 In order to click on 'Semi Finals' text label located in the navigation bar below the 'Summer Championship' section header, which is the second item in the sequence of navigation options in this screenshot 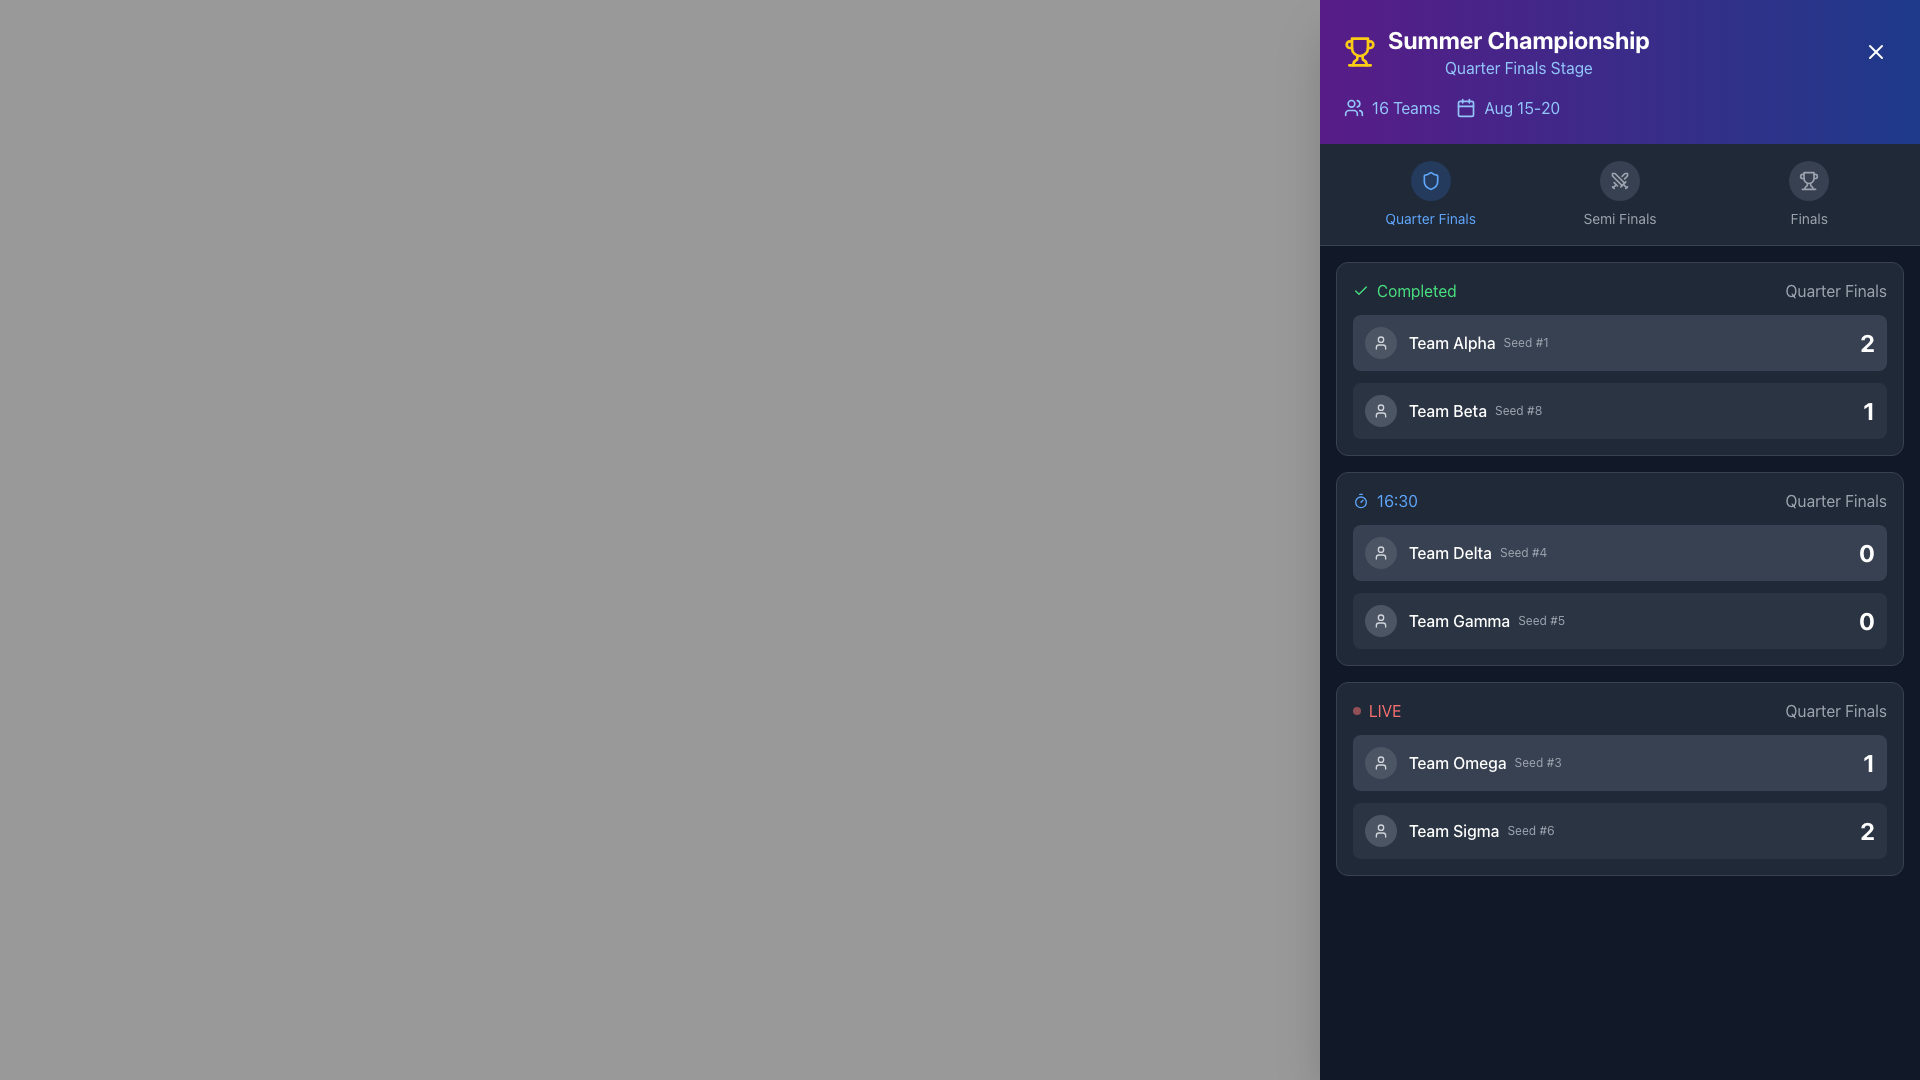, I will do `click(1619, 219)`.